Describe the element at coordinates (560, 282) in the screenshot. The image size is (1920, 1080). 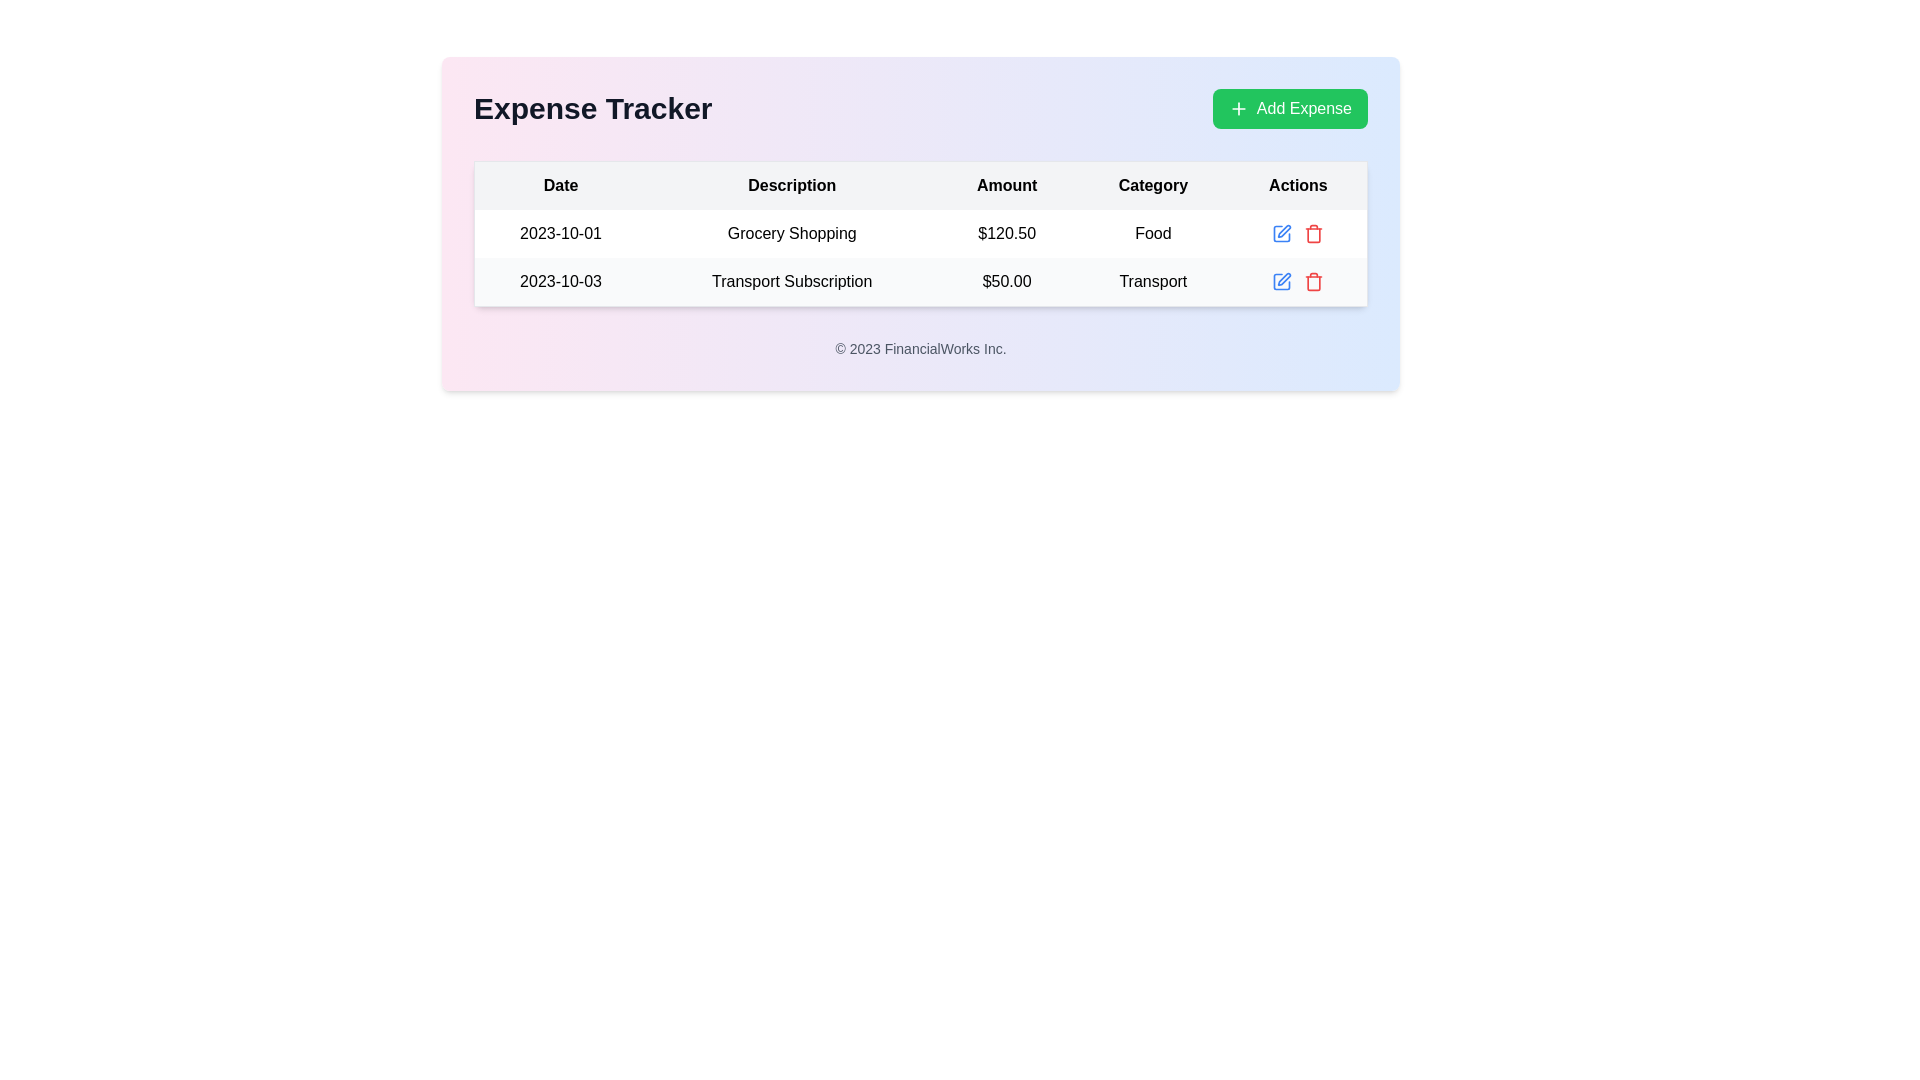
I see `the non-editable date entry text field in the first cell of the second row of the Expense Tracker table` at that location.